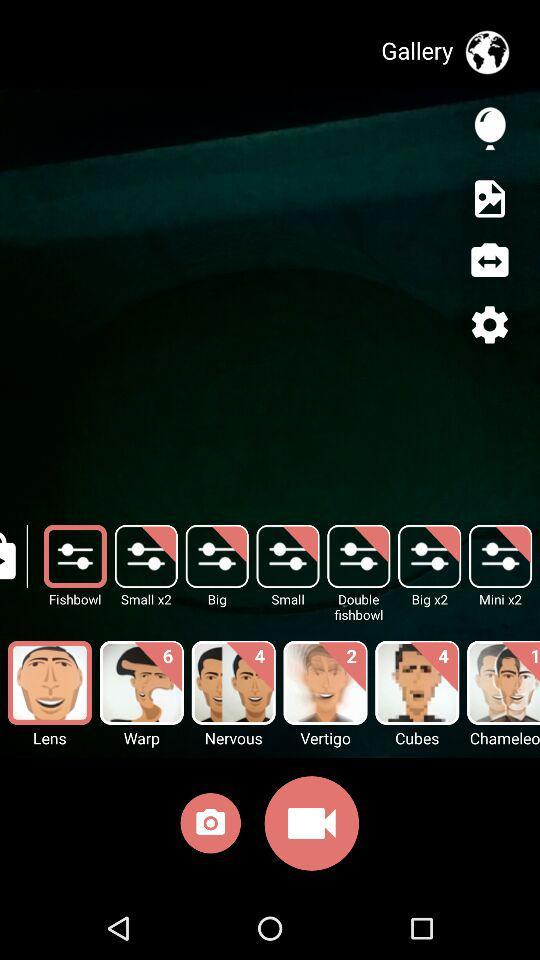 The image size is (540, 960). Describe the element at coordinates (141, 683) in the screenshot. I see `the image above warp` at that location.